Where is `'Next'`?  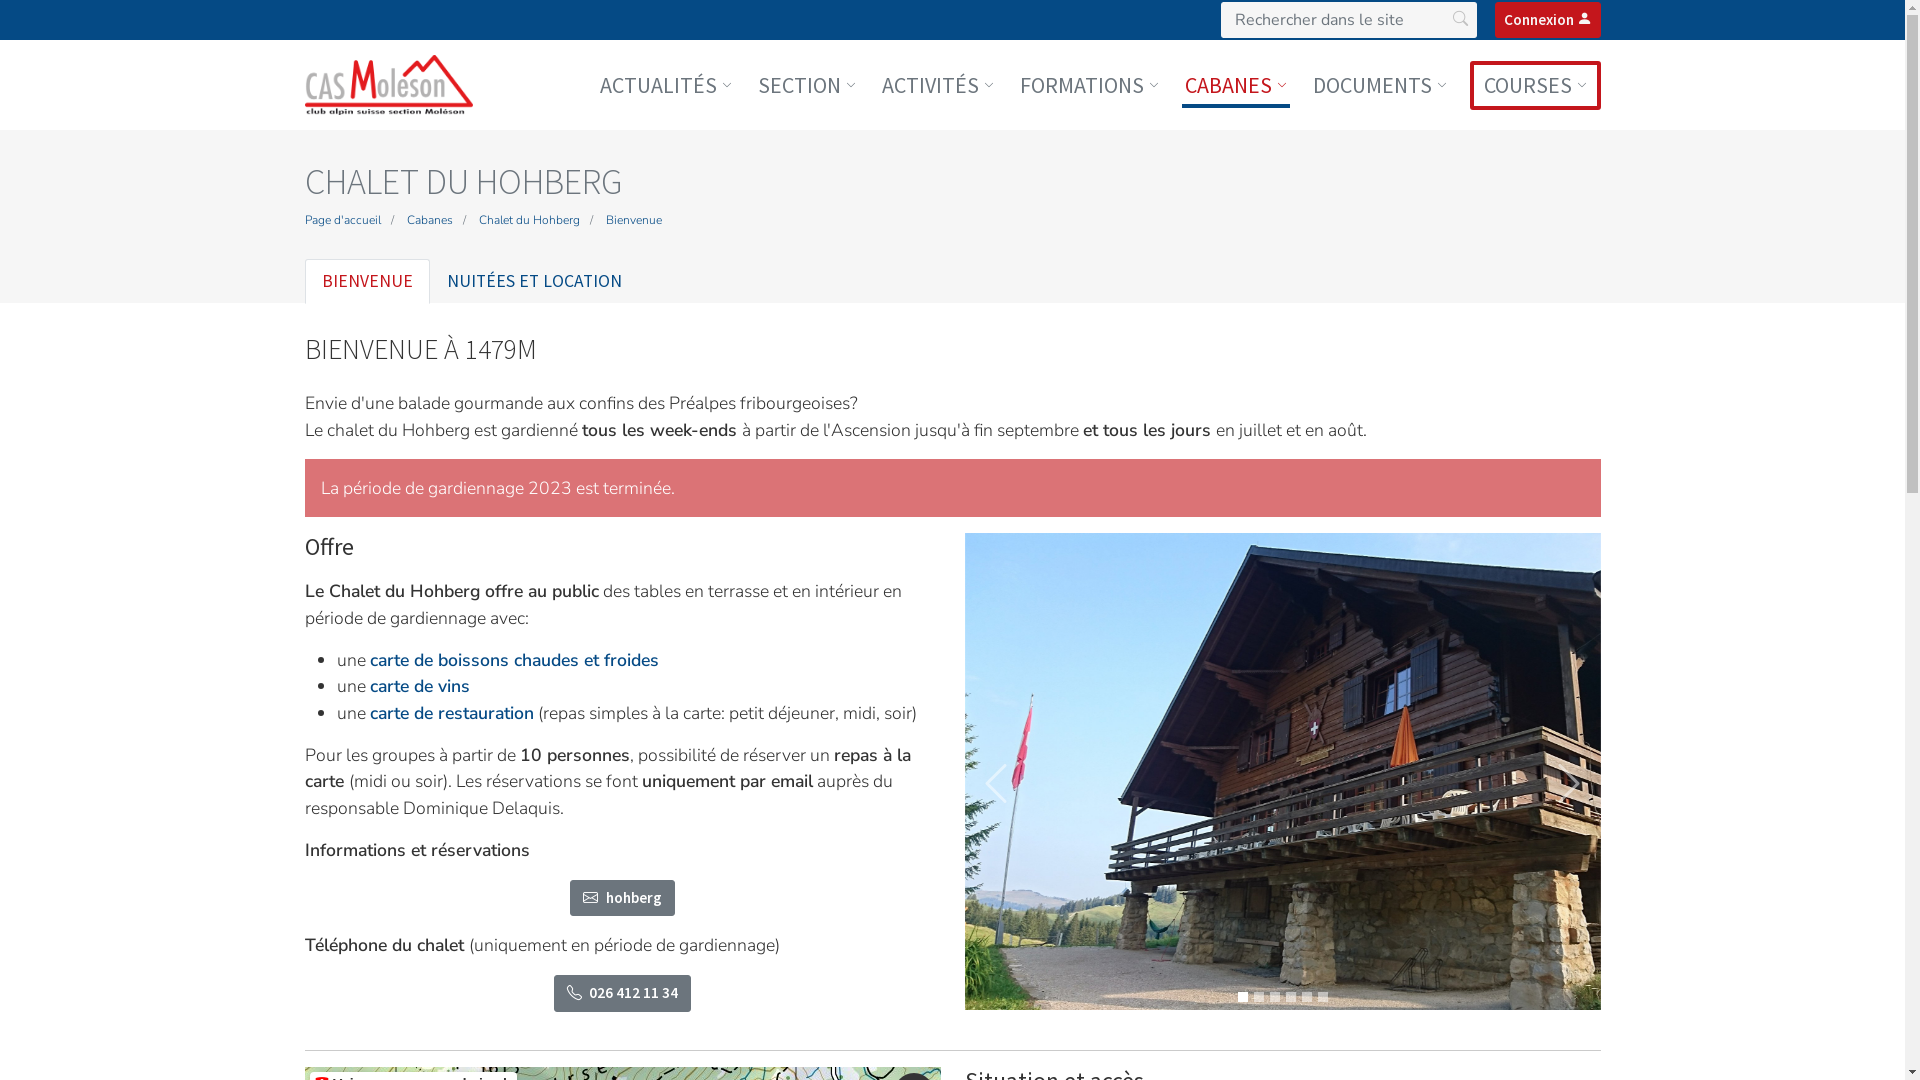
'Next' is located at coordinates (1568, 782).